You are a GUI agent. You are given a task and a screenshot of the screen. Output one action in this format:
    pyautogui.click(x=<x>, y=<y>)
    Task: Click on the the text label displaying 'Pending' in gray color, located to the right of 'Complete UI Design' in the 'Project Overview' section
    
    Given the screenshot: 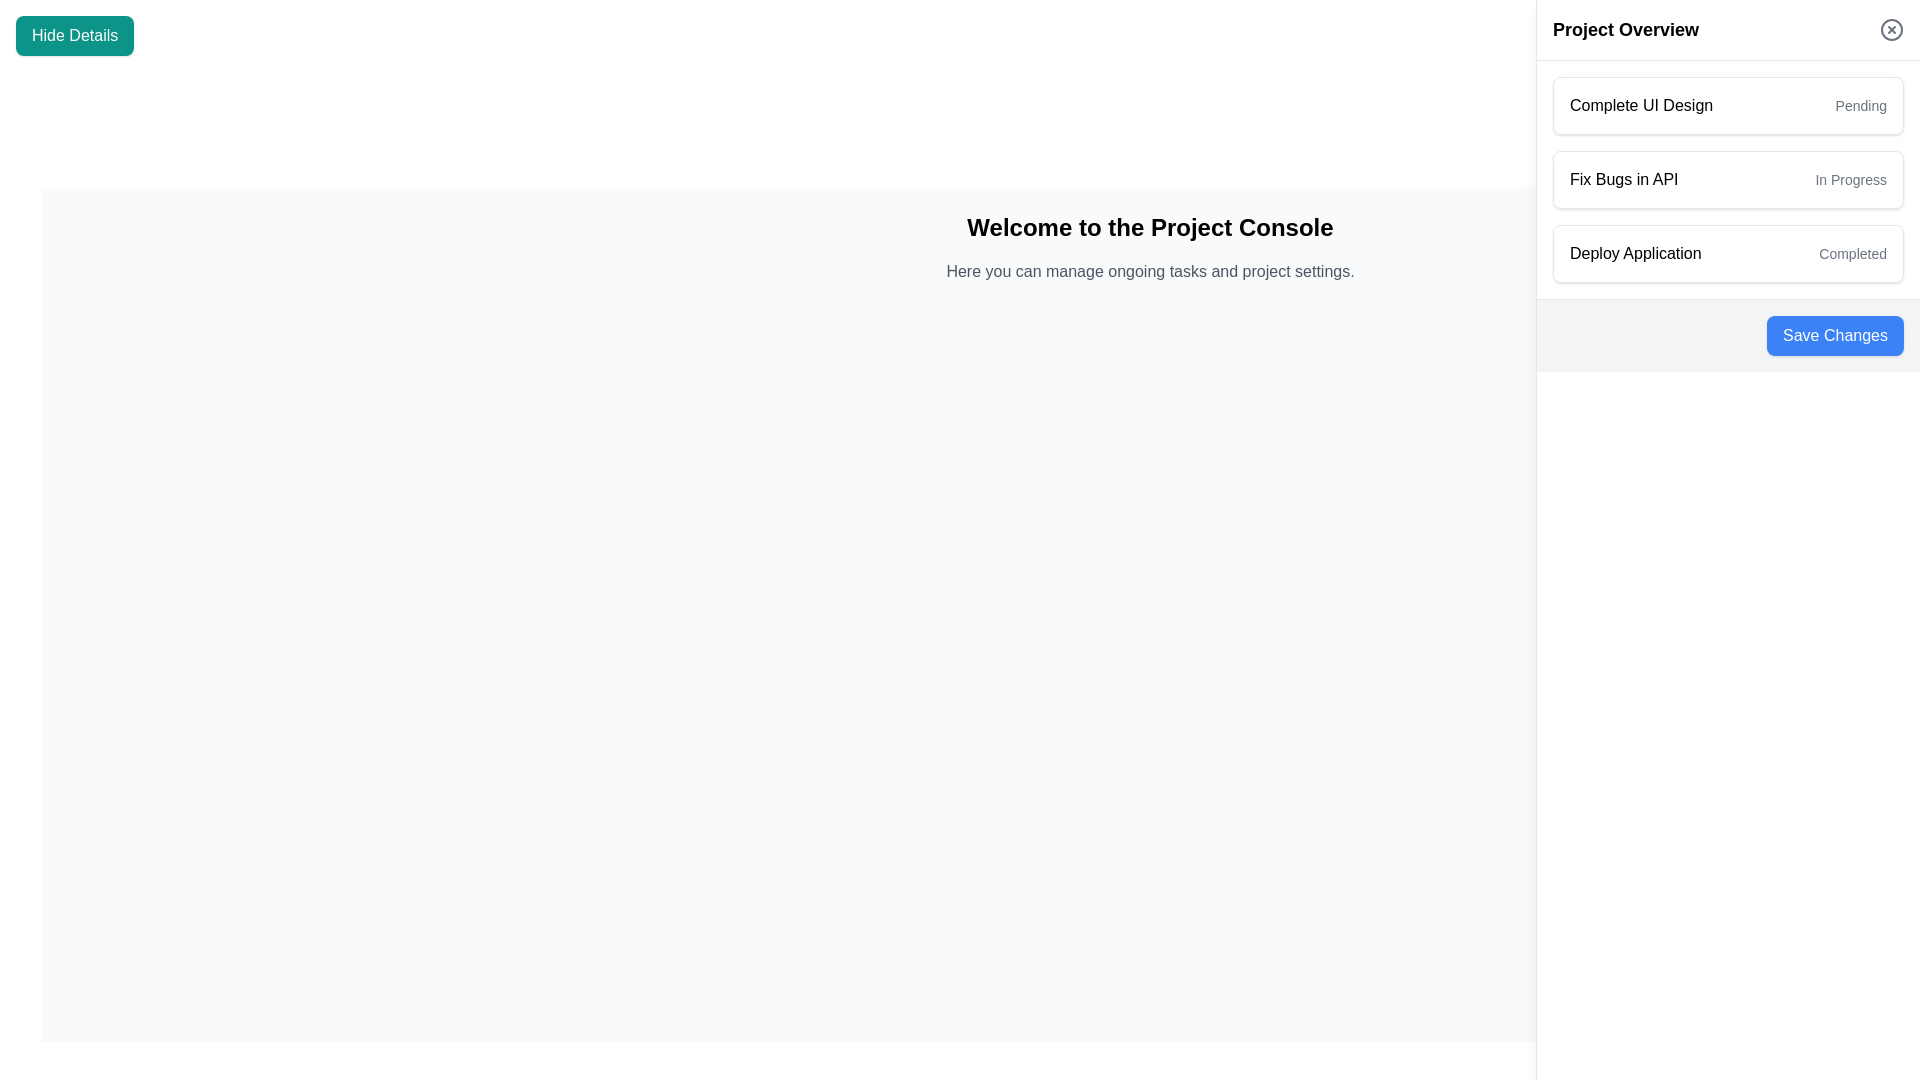 What is the action you would take?
    pyautogui.click(x=1860, y=105)
    